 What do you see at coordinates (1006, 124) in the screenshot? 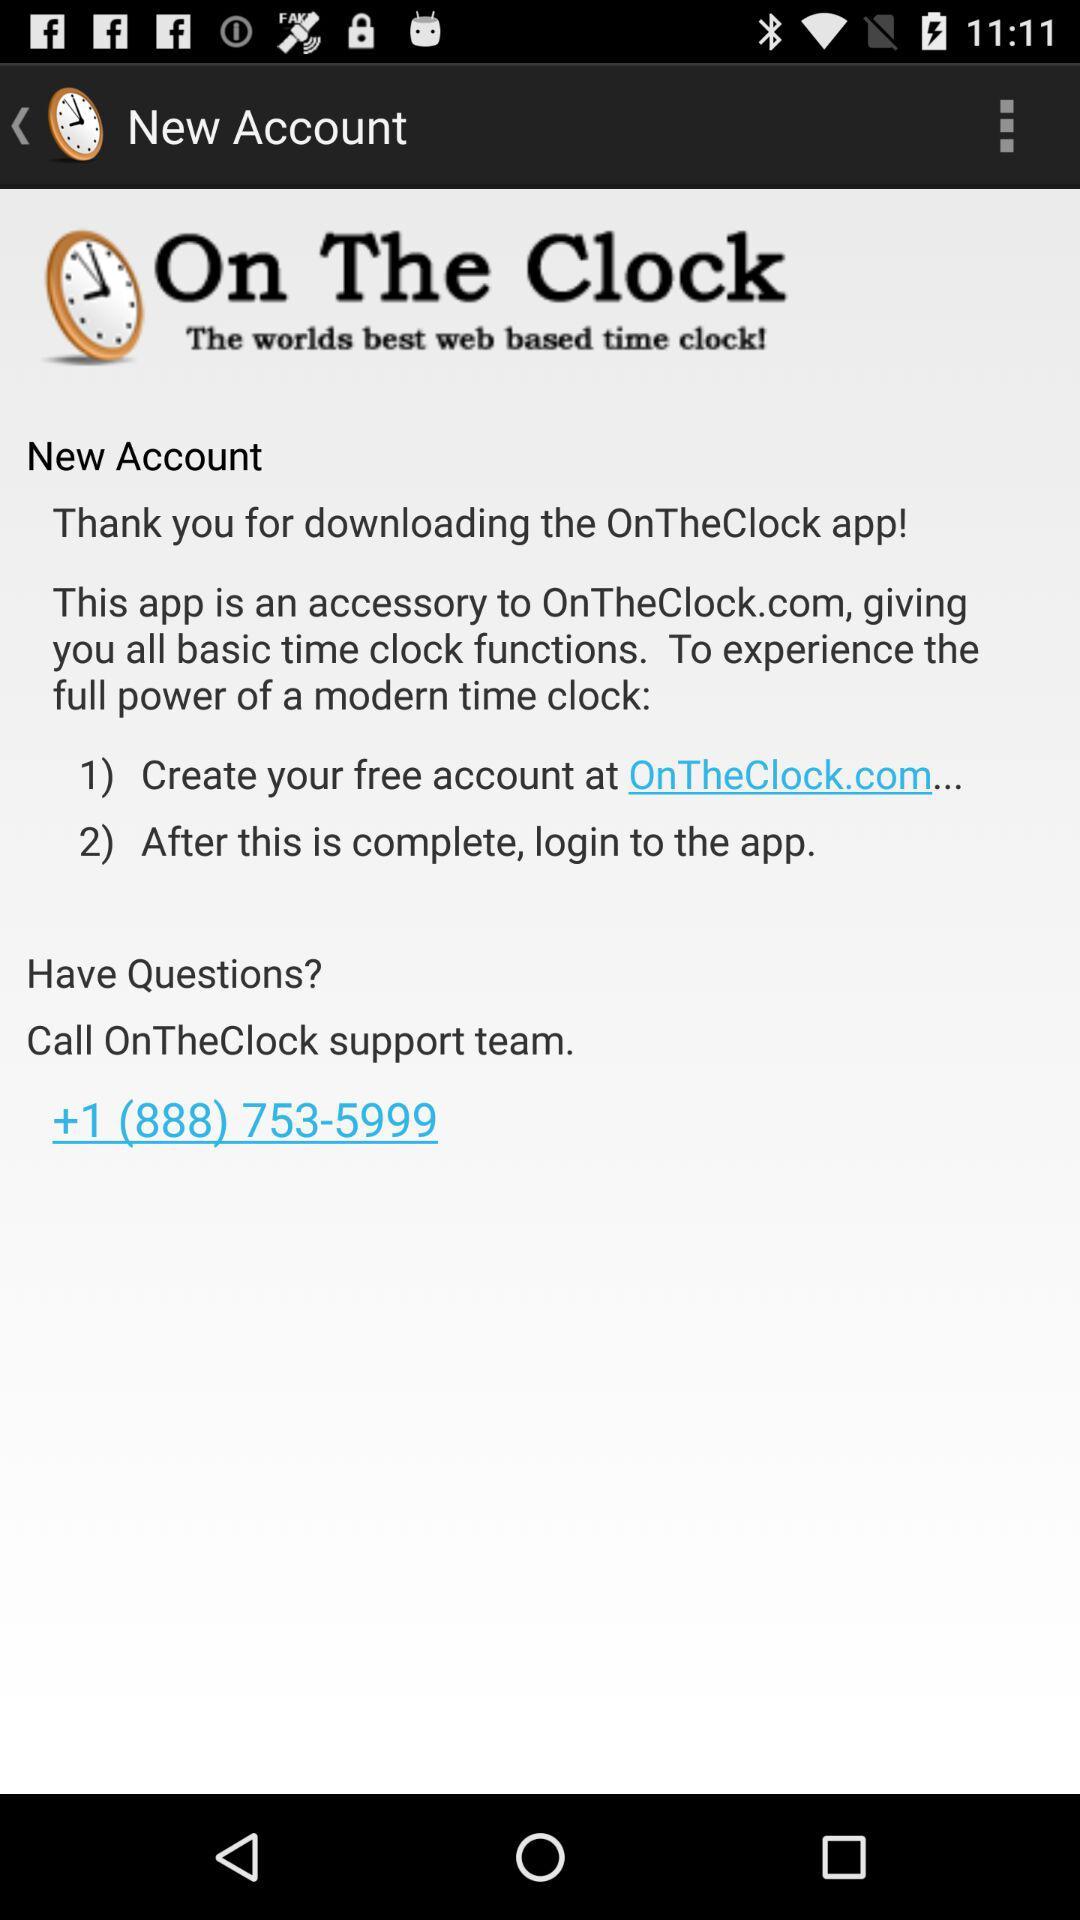
I see `app to the right of new account item` at bounding box center [1006, 124].